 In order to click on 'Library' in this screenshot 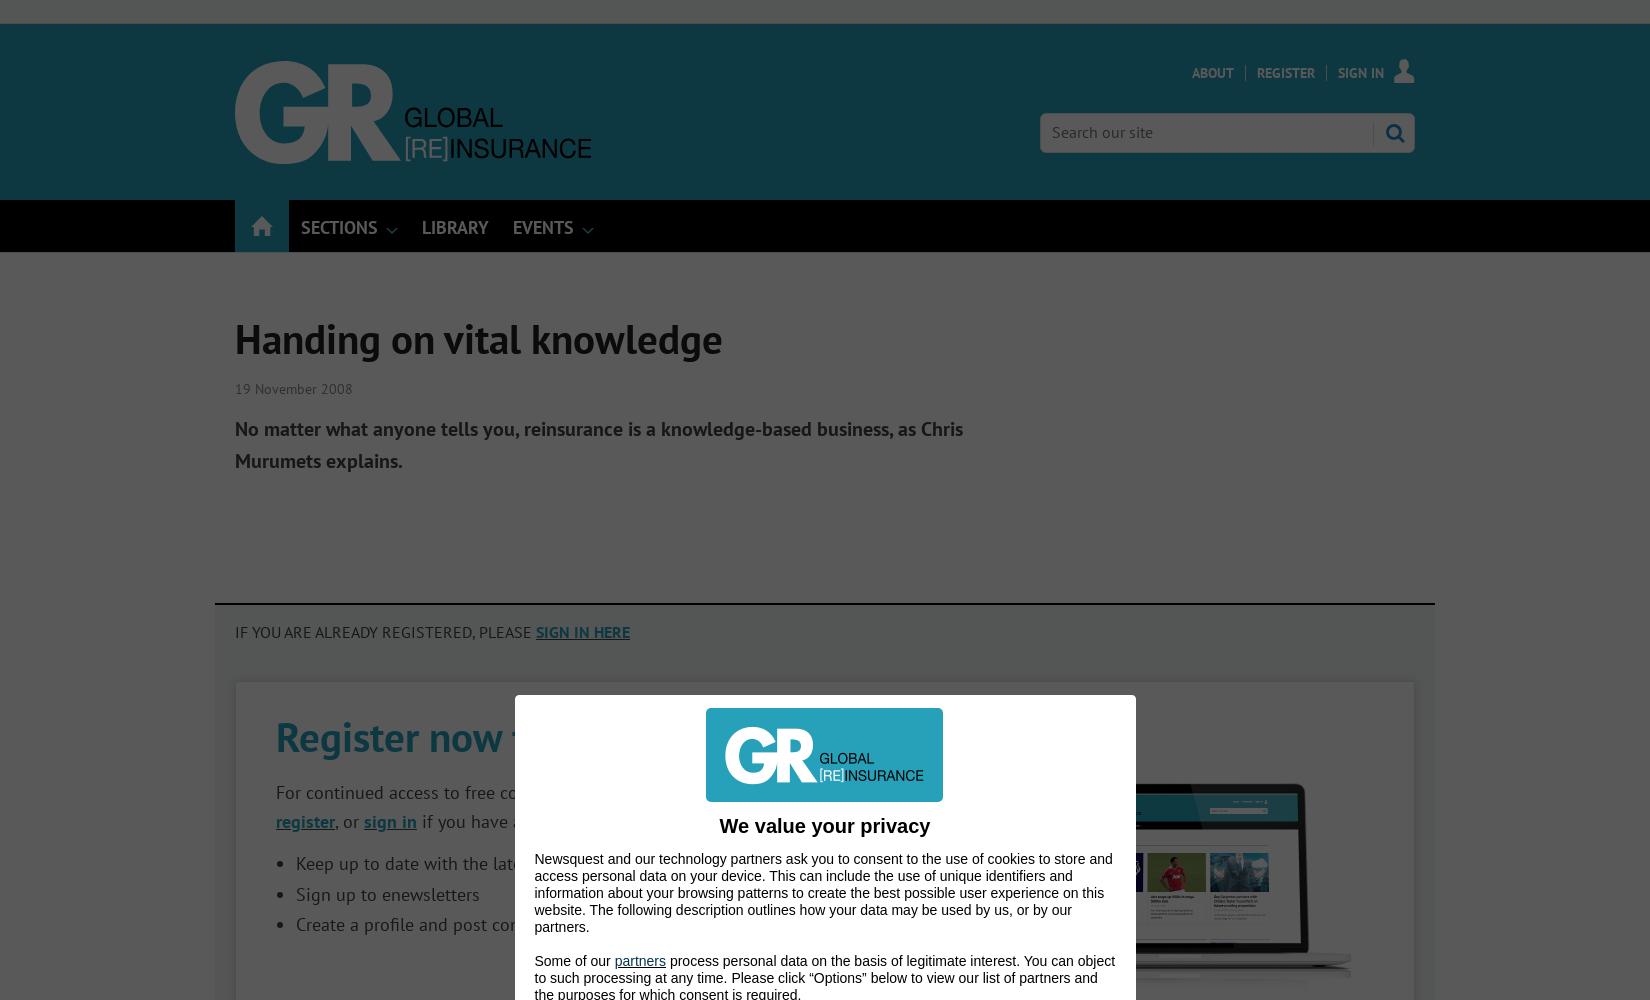, I will do `click(421, 226)`.